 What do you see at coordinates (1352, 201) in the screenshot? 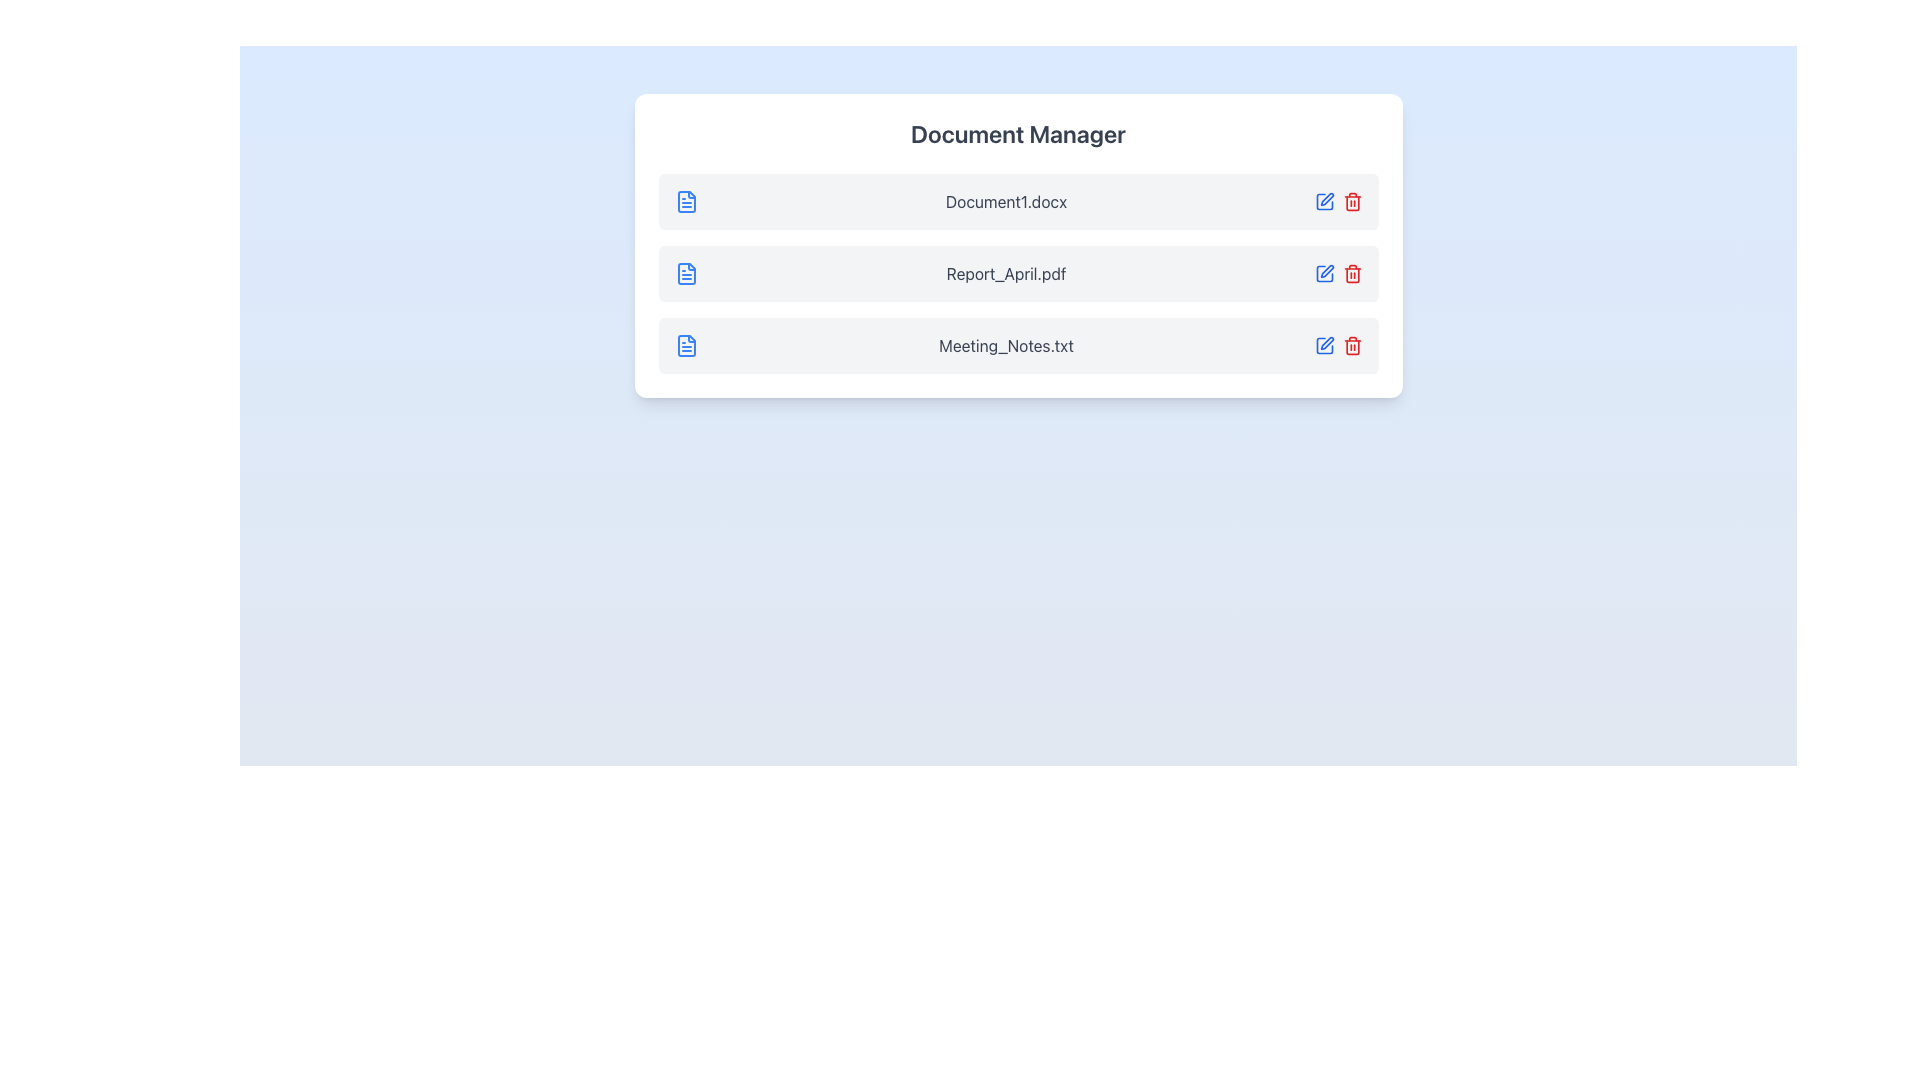
I see `the Trashcan delete icon button, which is the second icon from the right in the horizontal row aligned with the file 'Report_April.pdf'` at bounding box center [1352, 201].